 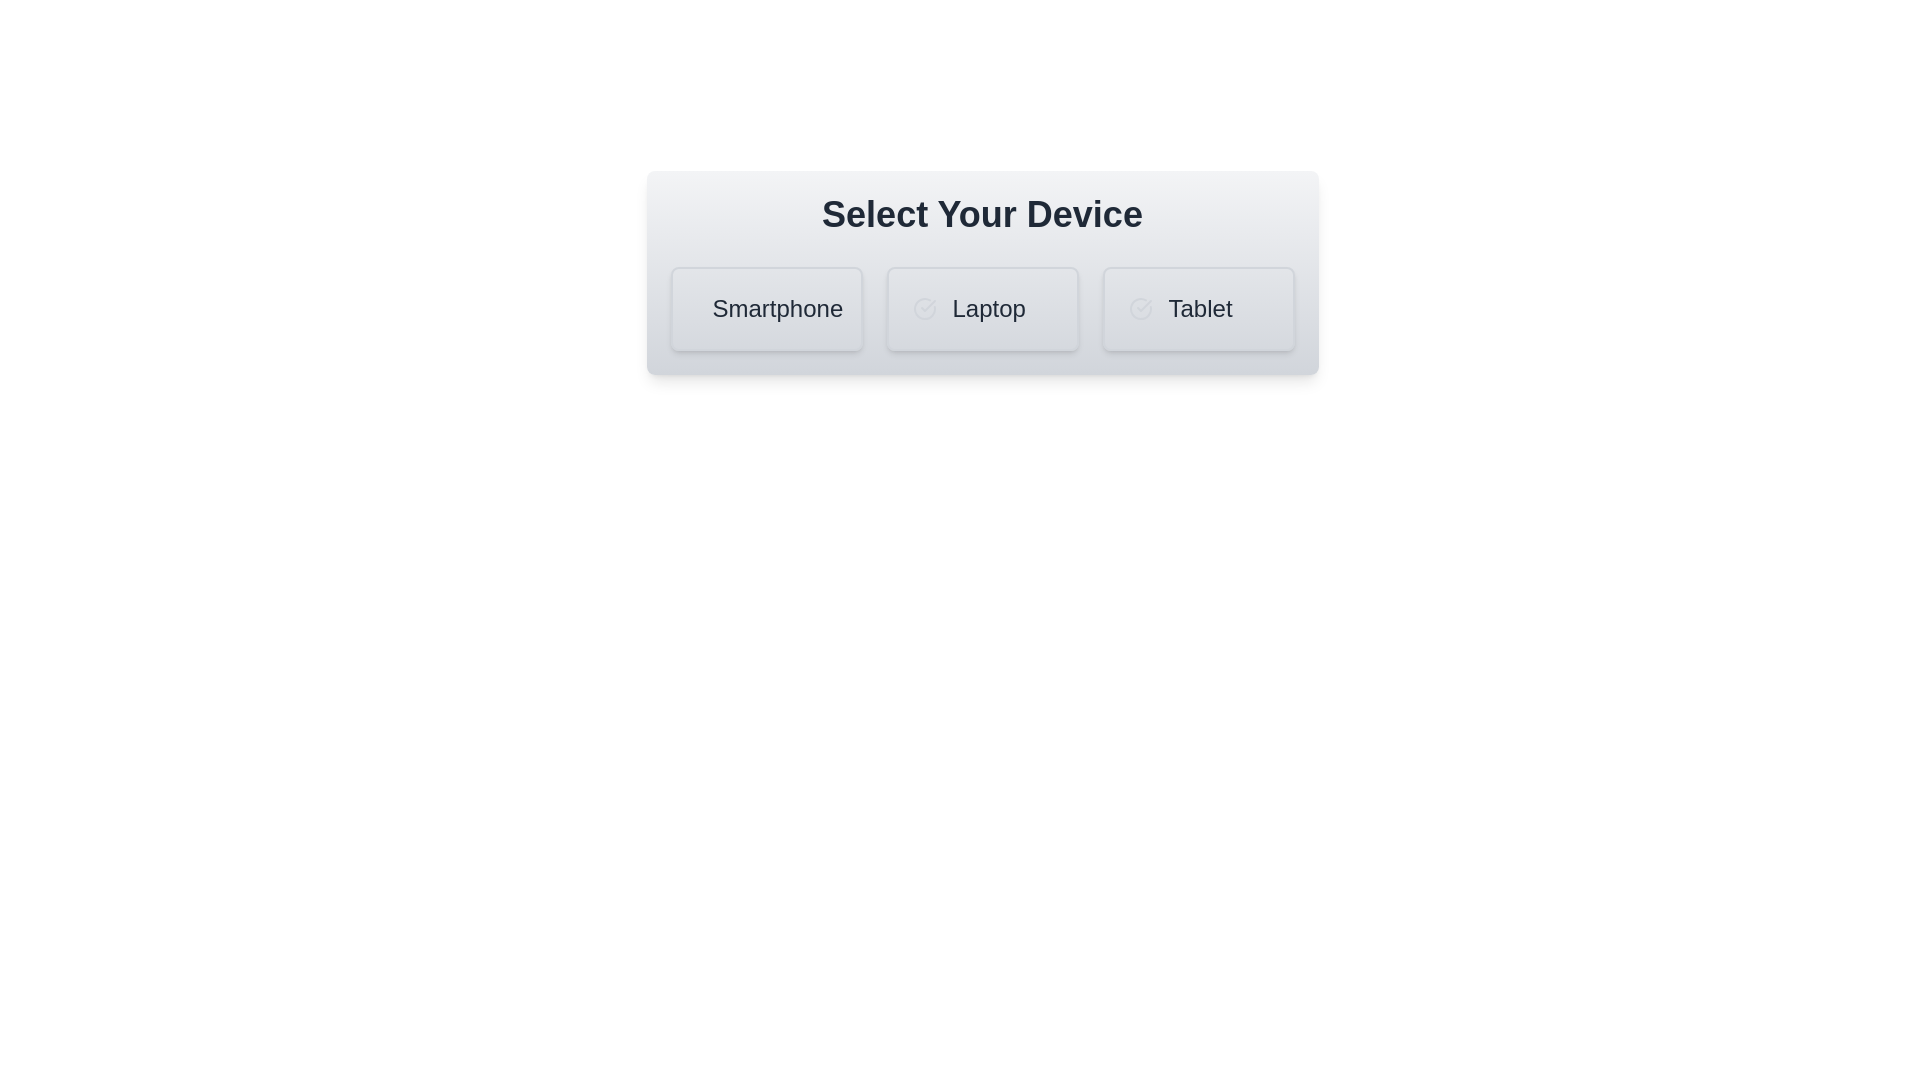 What do you see at coordinates (982, 308) in the screenshot?
I see `the Laptop radio button in the 'Select Your Device' section to observe the hover effect` at bounding box center [982, 308].